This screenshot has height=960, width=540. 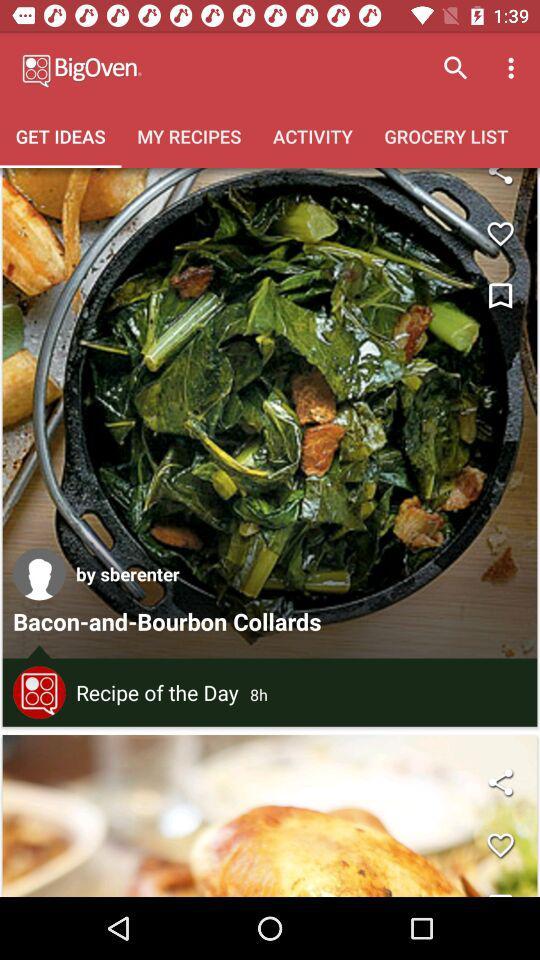 I want to click on open new page, so click(x=270, y=816).